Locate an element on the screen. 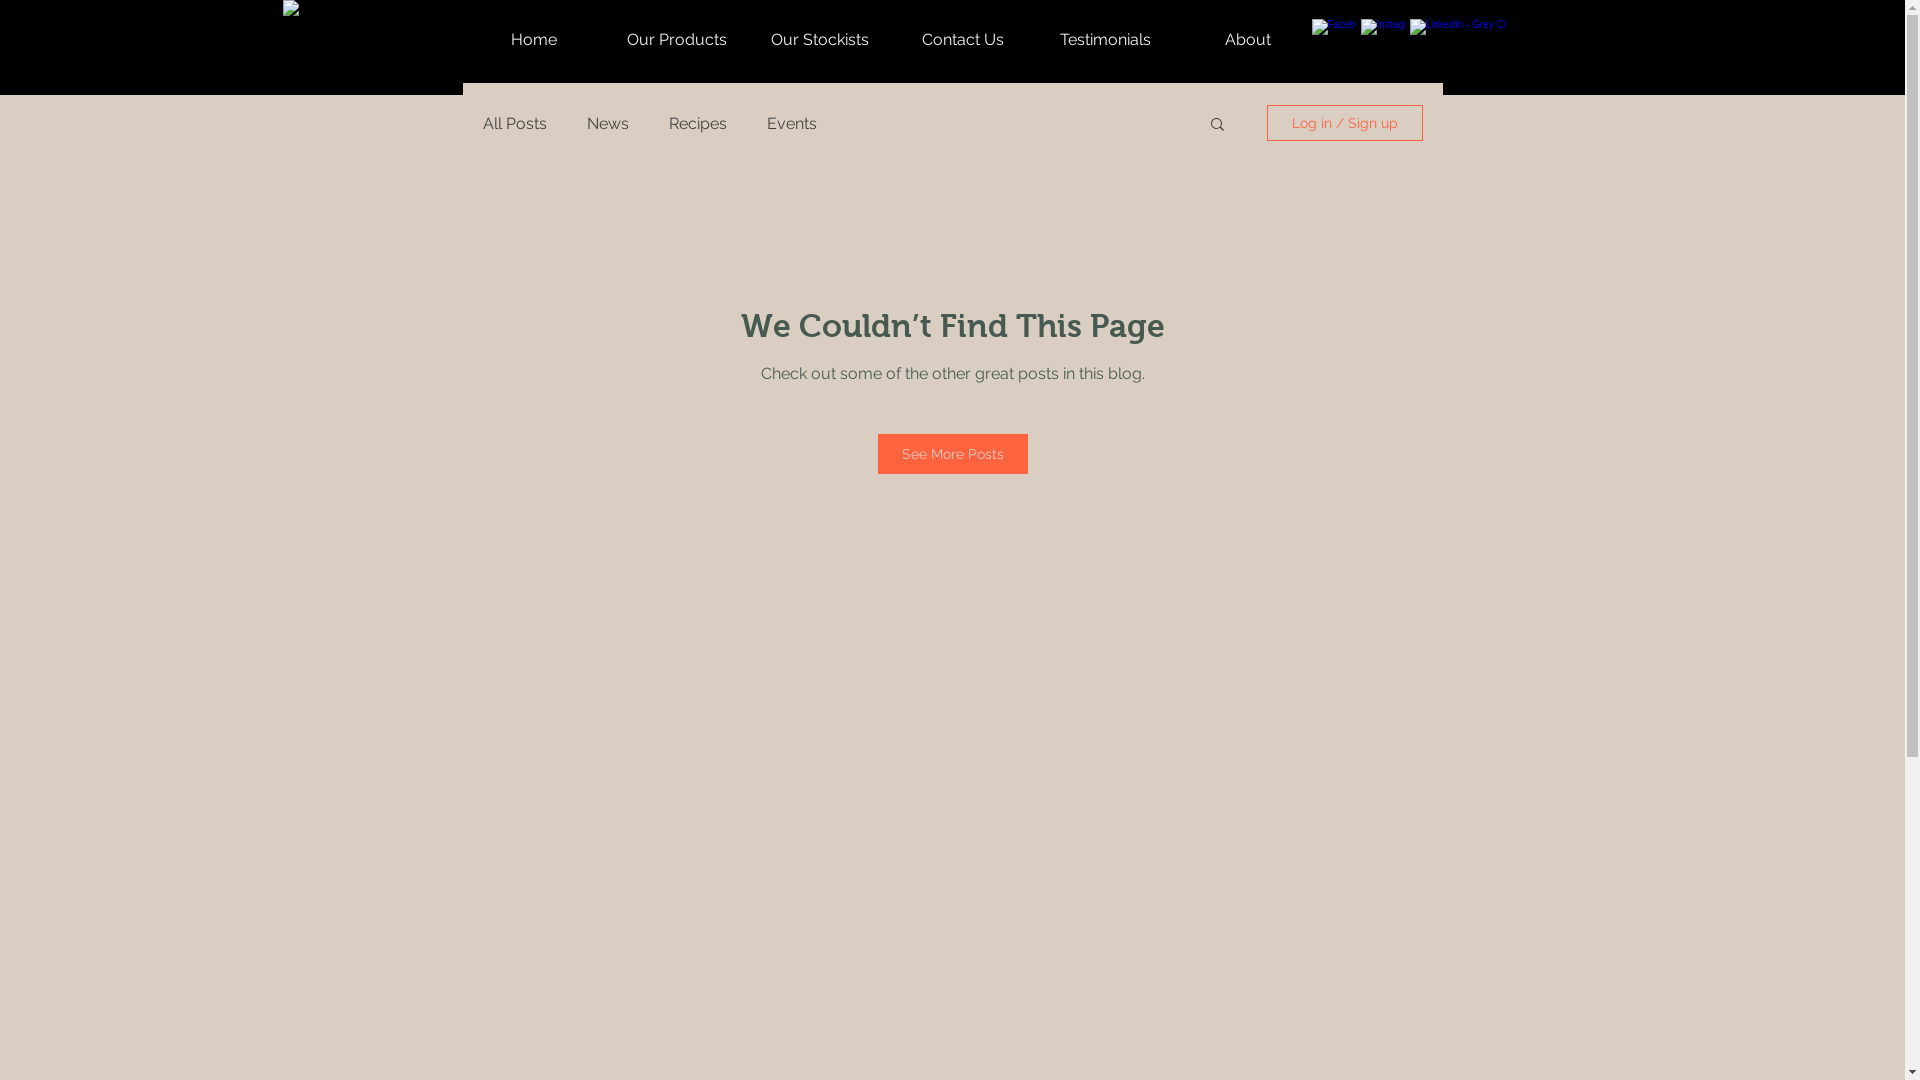 Image resolution: width=1920 pixels, height=1080 pixels. 'Events' is located at coordinates (765, 123).